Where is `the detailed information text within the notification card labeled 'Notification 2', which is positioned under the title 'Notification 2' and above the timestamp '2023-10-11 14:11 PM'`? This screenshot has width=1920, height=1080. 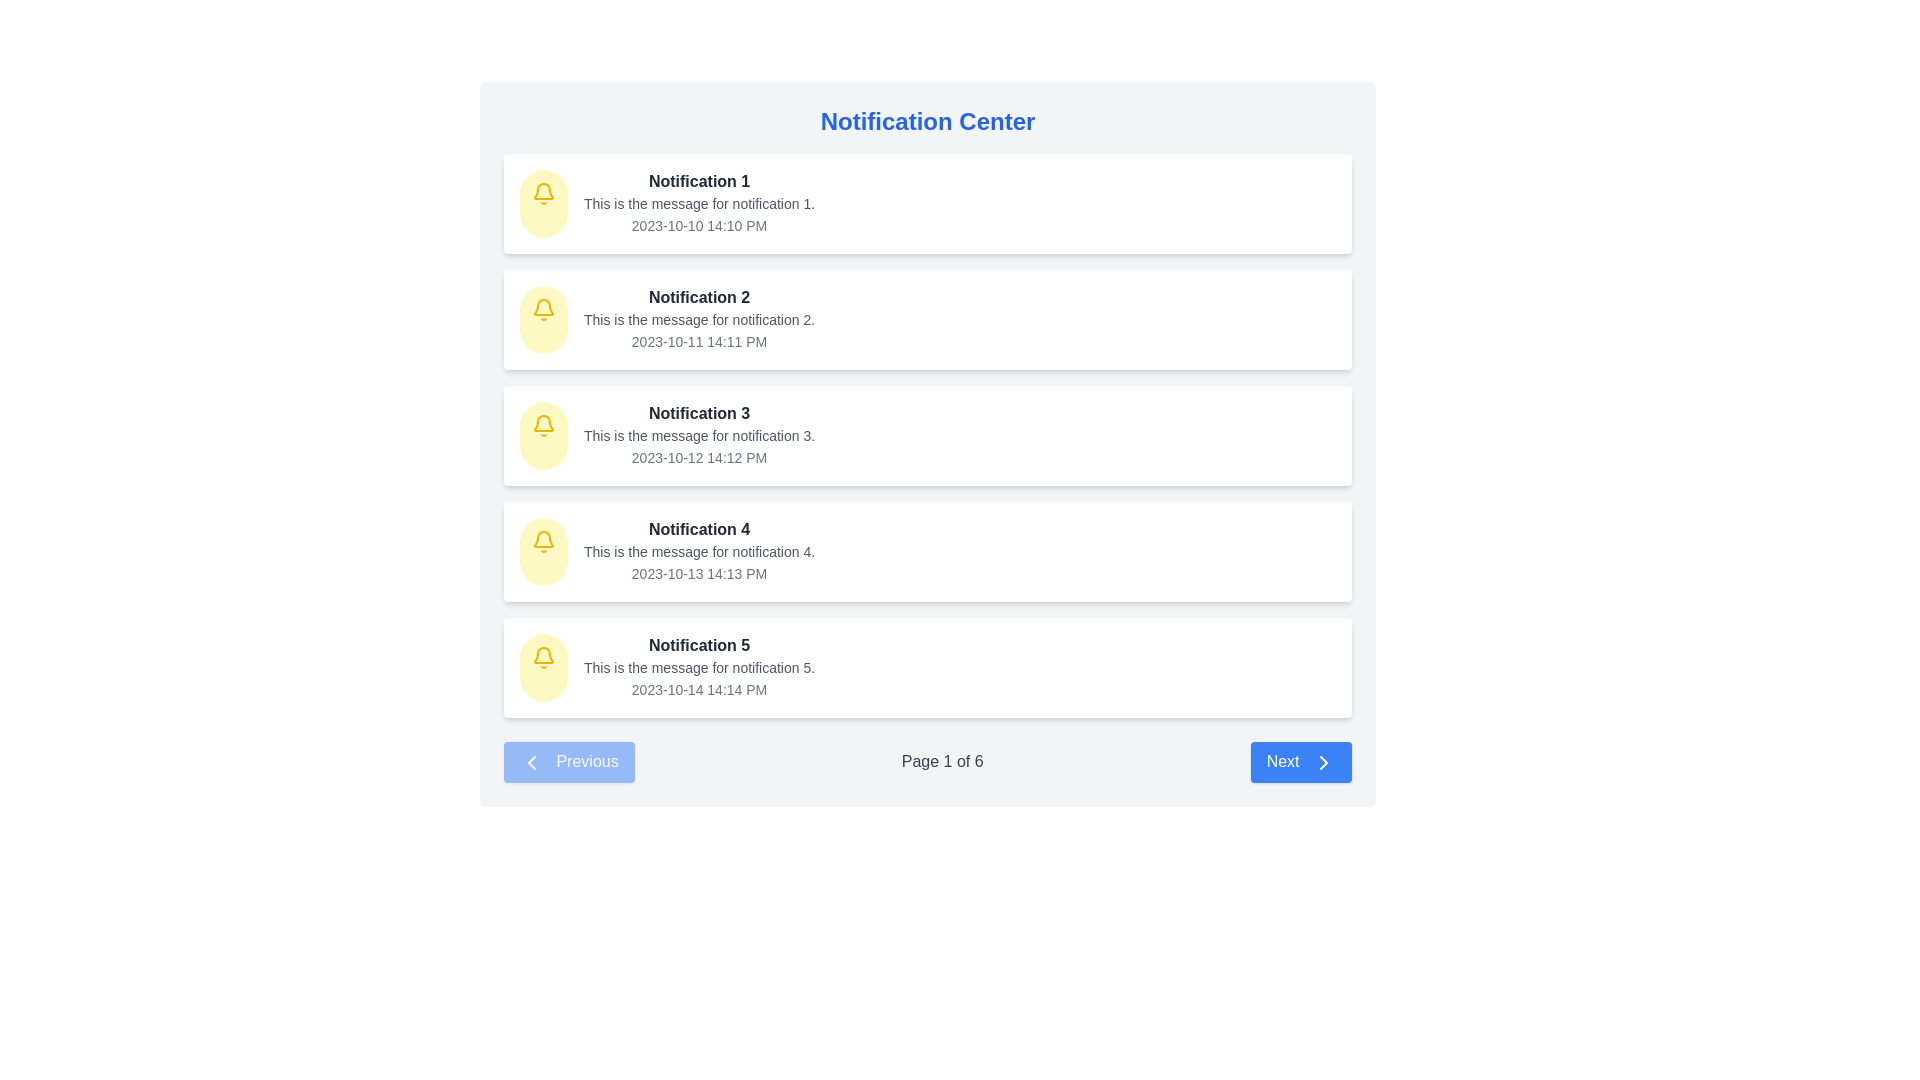
the detailed information text within the notification card labeled 'Notification 2', which is positioned under the title 'Notification 2' and above the timestamp '2023-10-11 14:11 PM' is located at coordinates (699, 319).